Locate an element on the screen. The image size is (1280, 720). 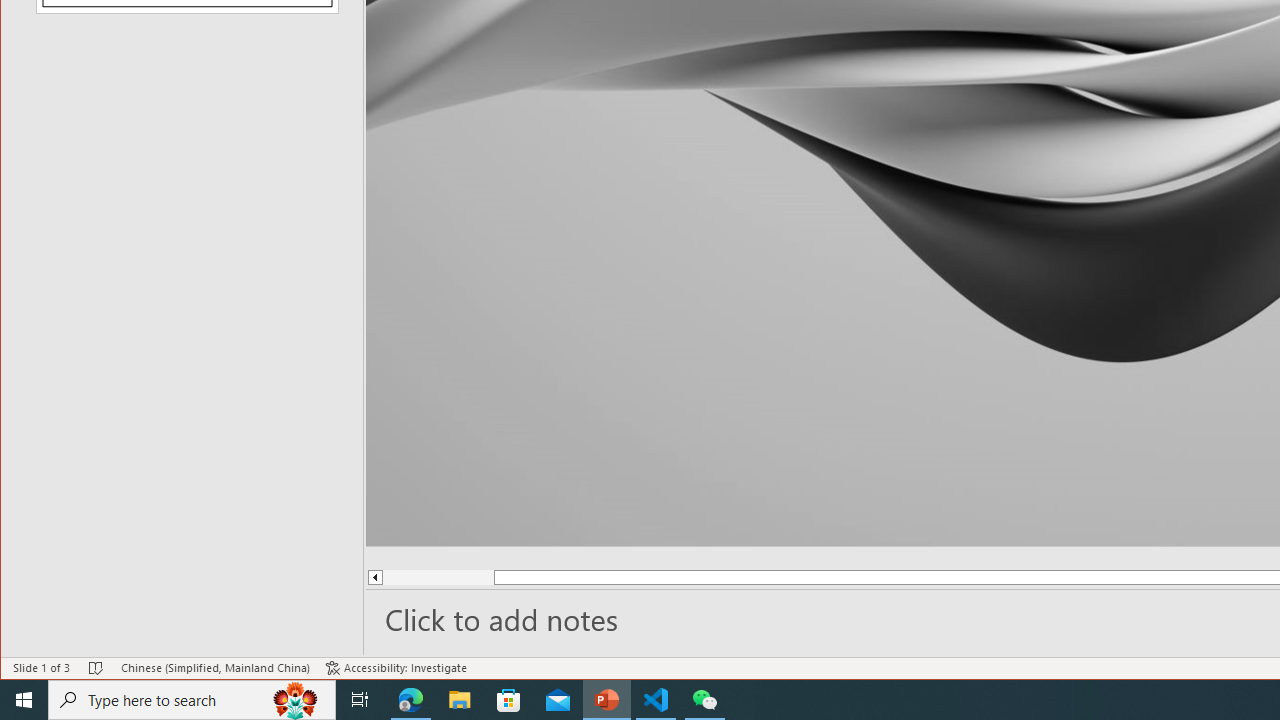
'Page up' is located at coordinates (437, 577).